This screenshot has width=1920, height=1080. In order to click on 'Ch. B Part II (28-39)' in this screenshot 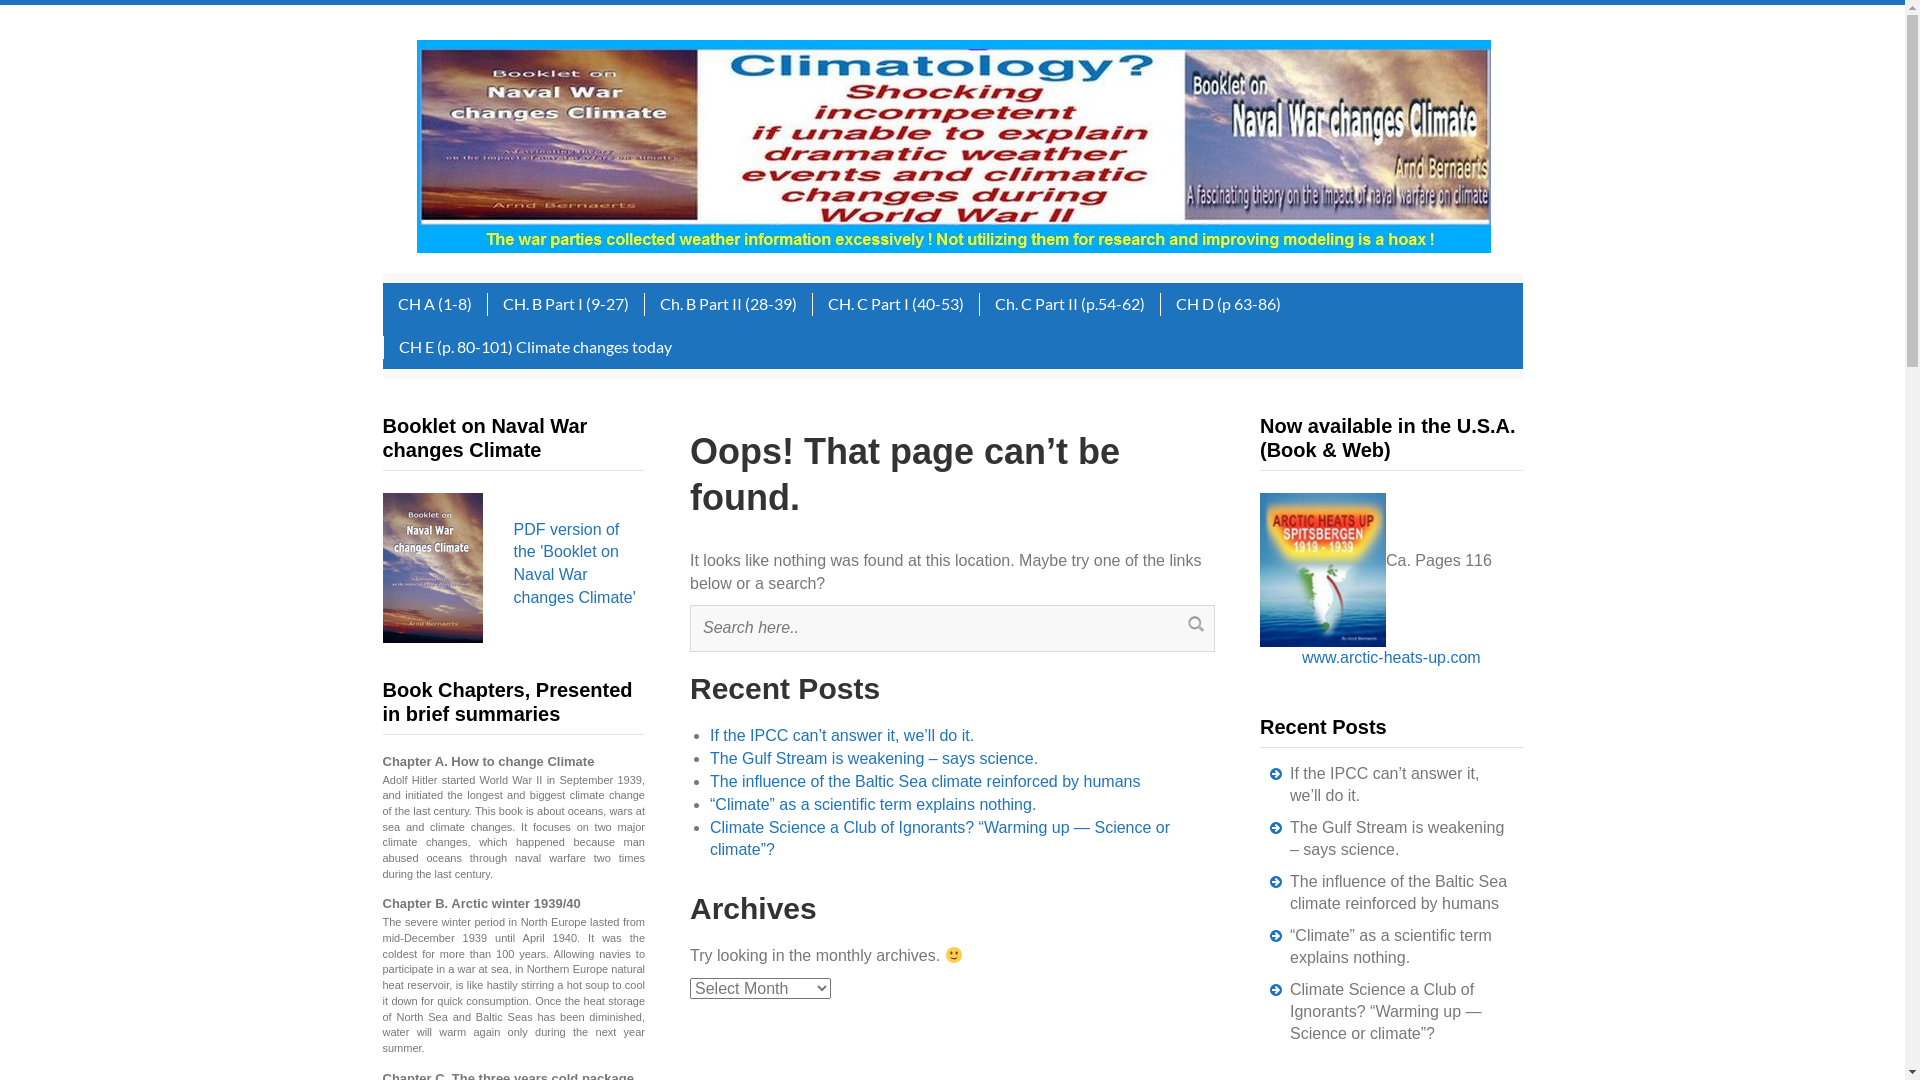, I will do `click(643, 304)`.